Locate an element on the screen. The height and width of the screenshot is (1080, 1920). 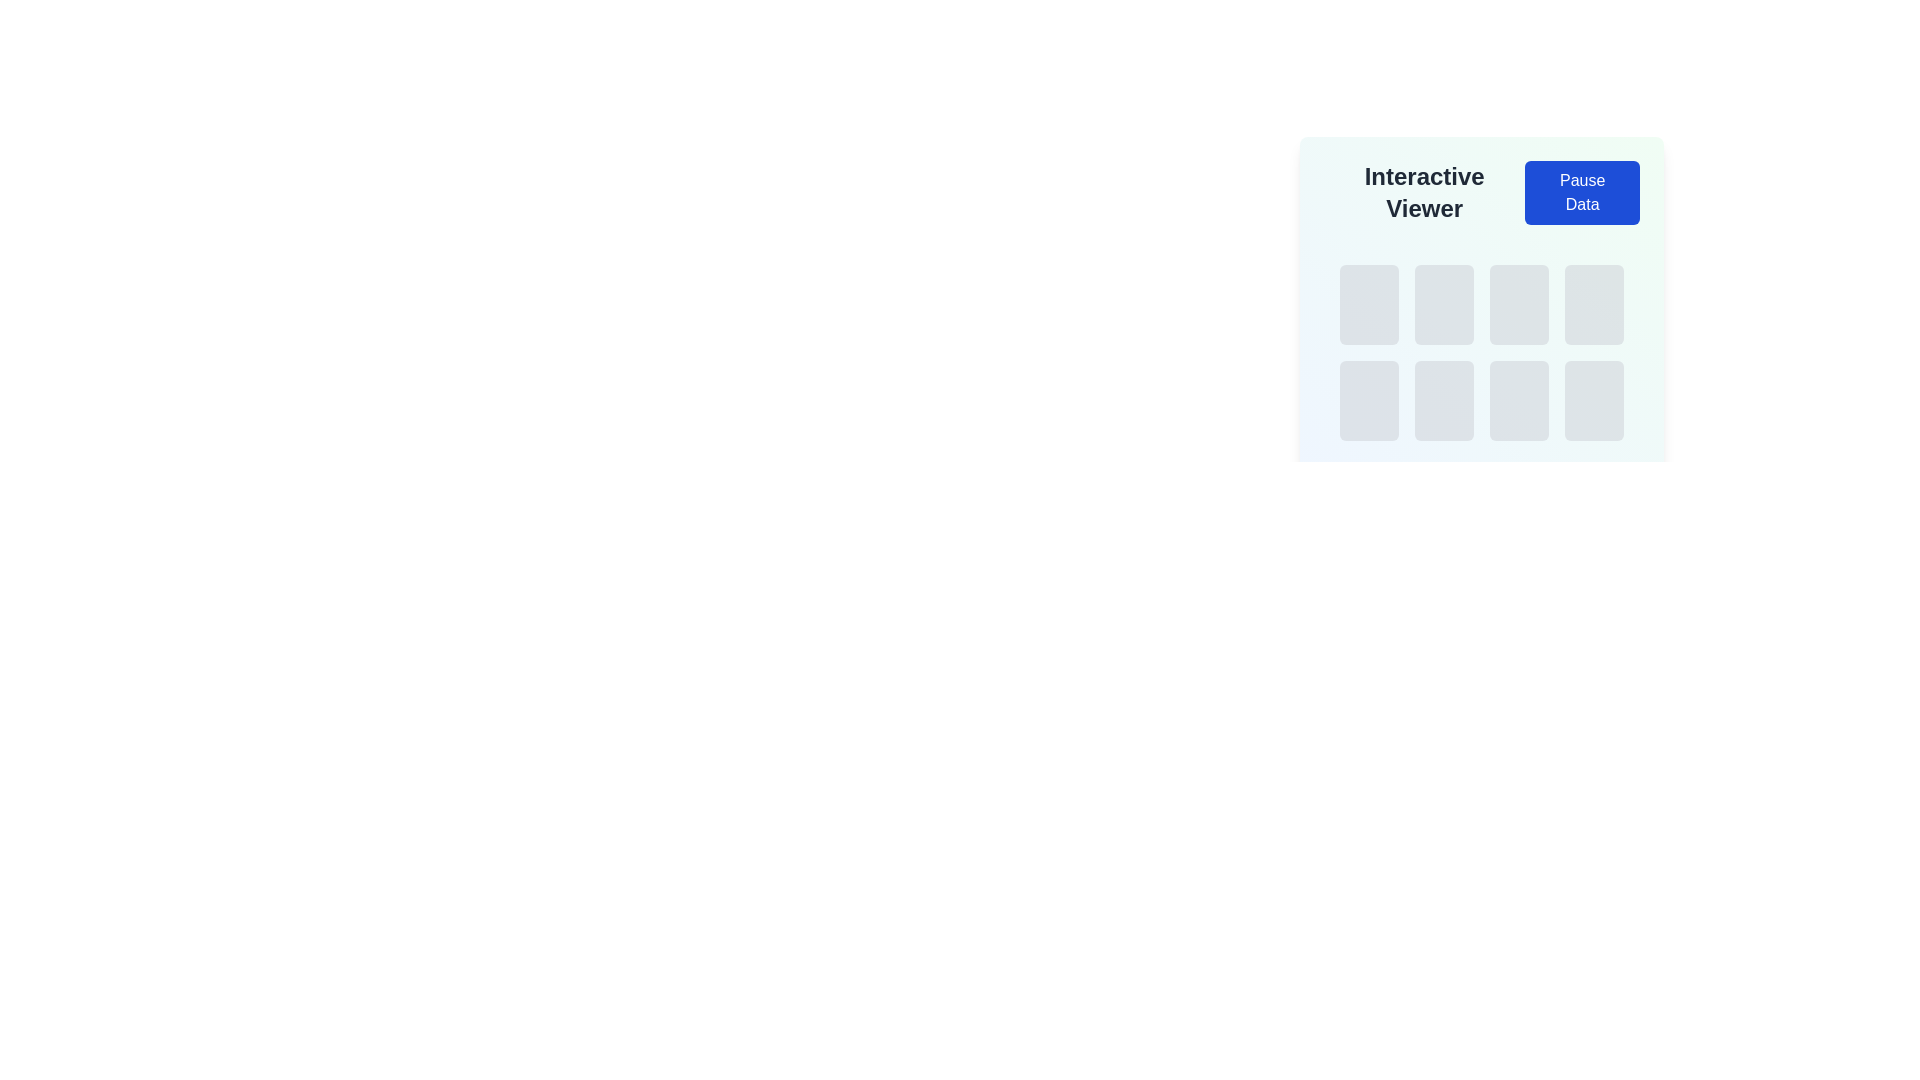
the A placeholder or loading indicator block located in the second row and first column of a 4x2 grid, which is styled with a light gray background and rounded corners, to manipulate adjacent elements is located at coordinates (1368, 401).